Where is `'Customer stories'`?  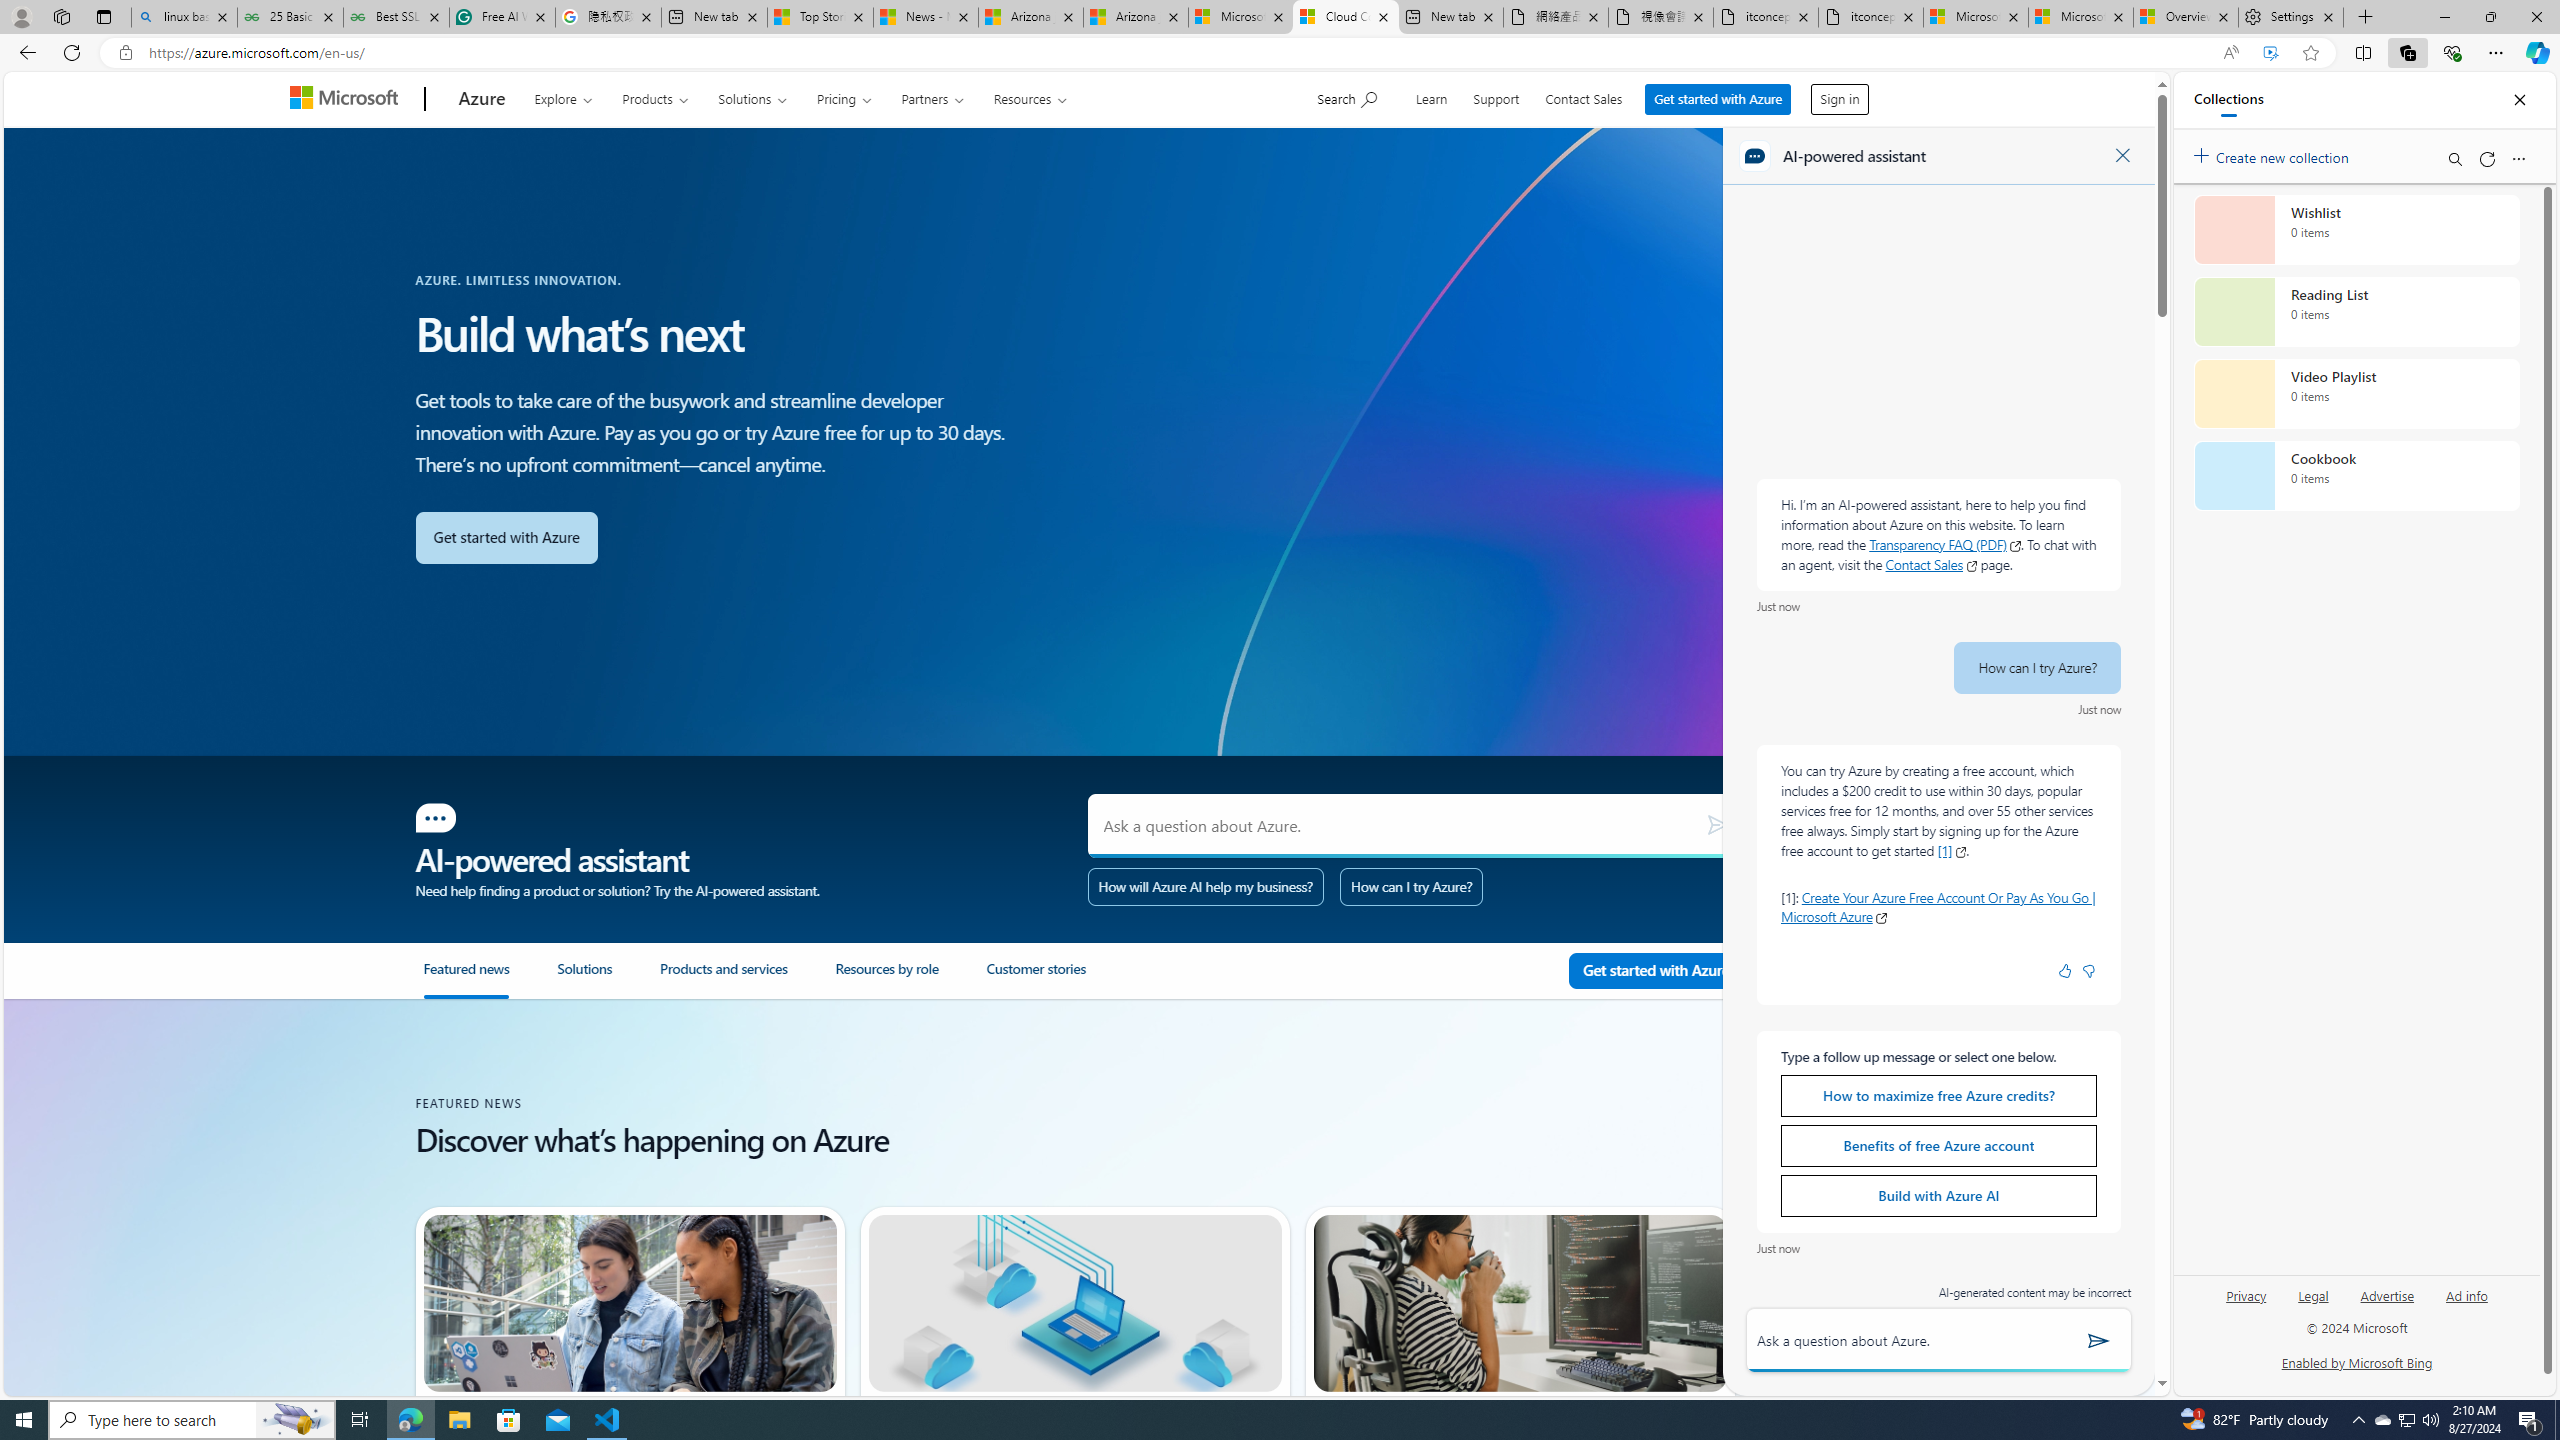 'Customer stories' is located at coordinates (1061, 978).